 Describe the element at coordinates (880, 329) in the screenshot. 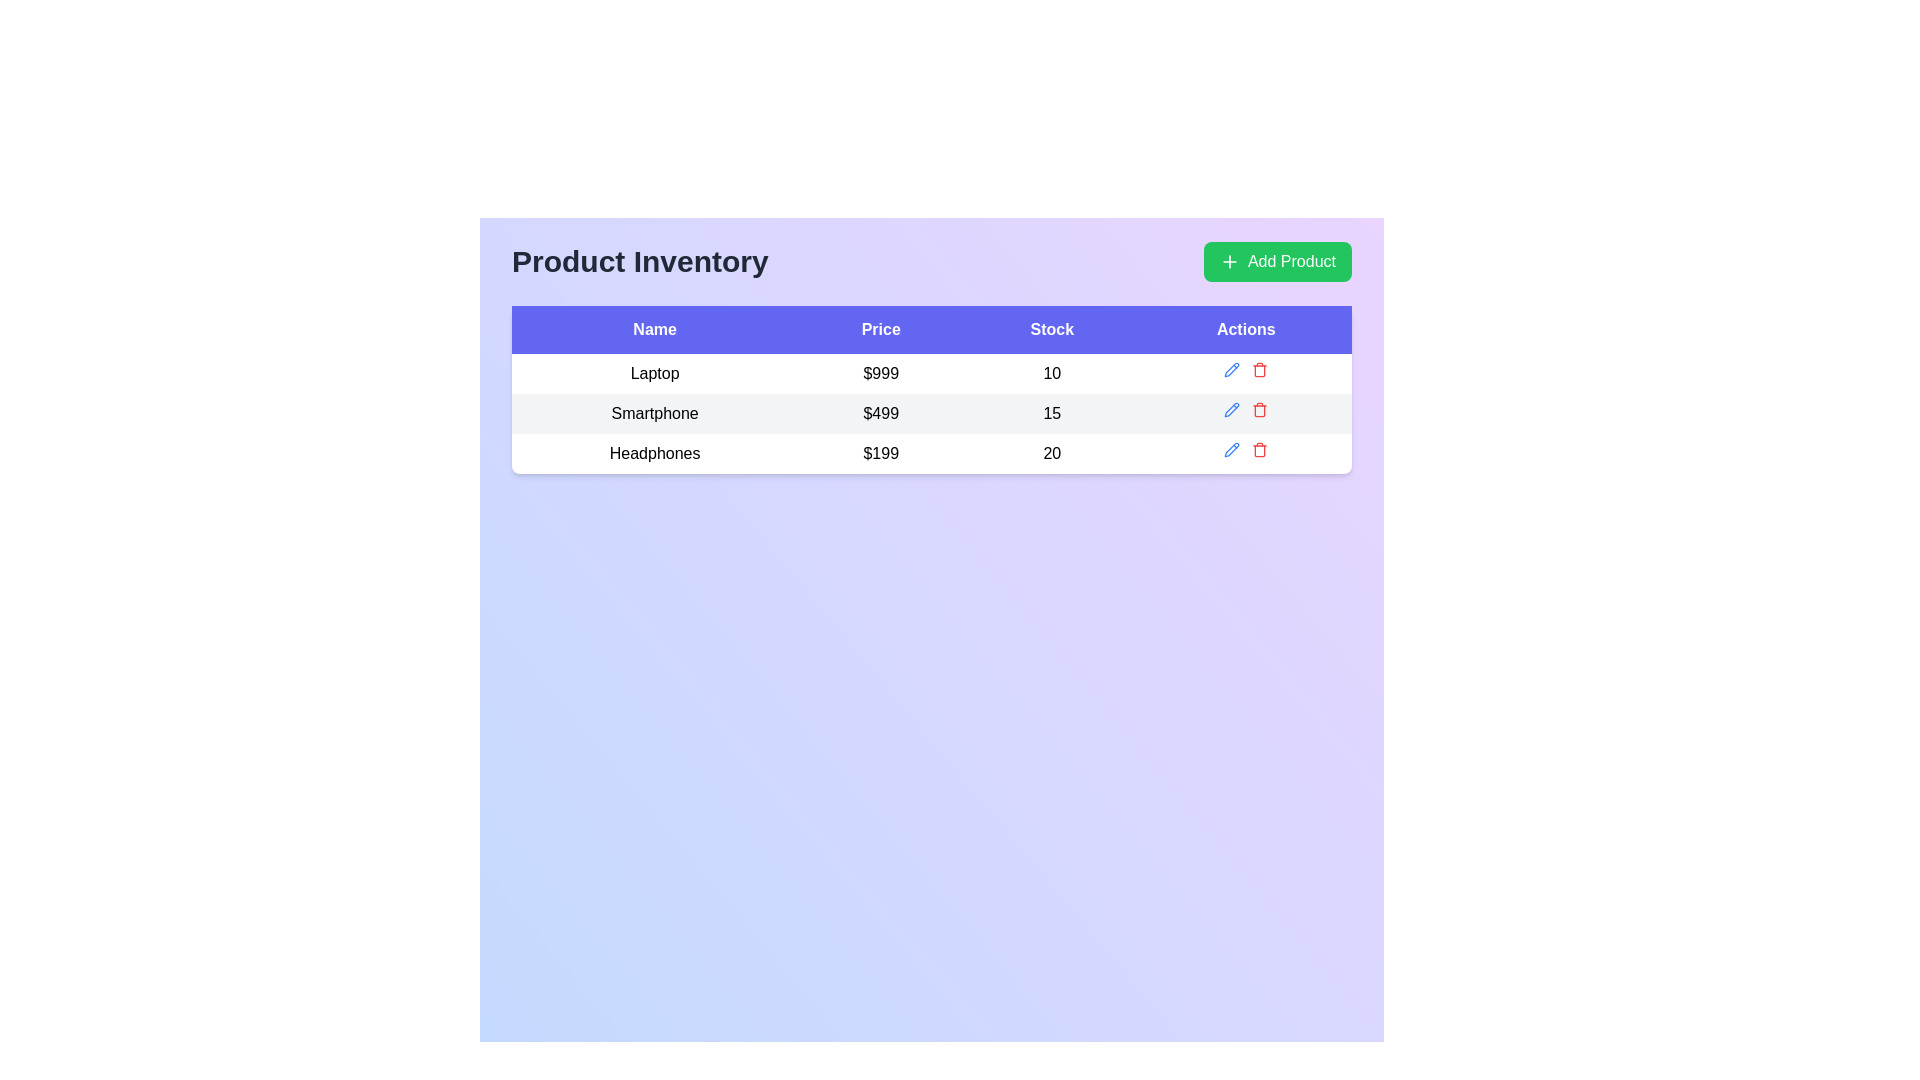

I see `text 'Price' from the Table Header Cell that serves as the header for the 'Price' column, located between the 'Name' and 'Stock' column headers` at that location.